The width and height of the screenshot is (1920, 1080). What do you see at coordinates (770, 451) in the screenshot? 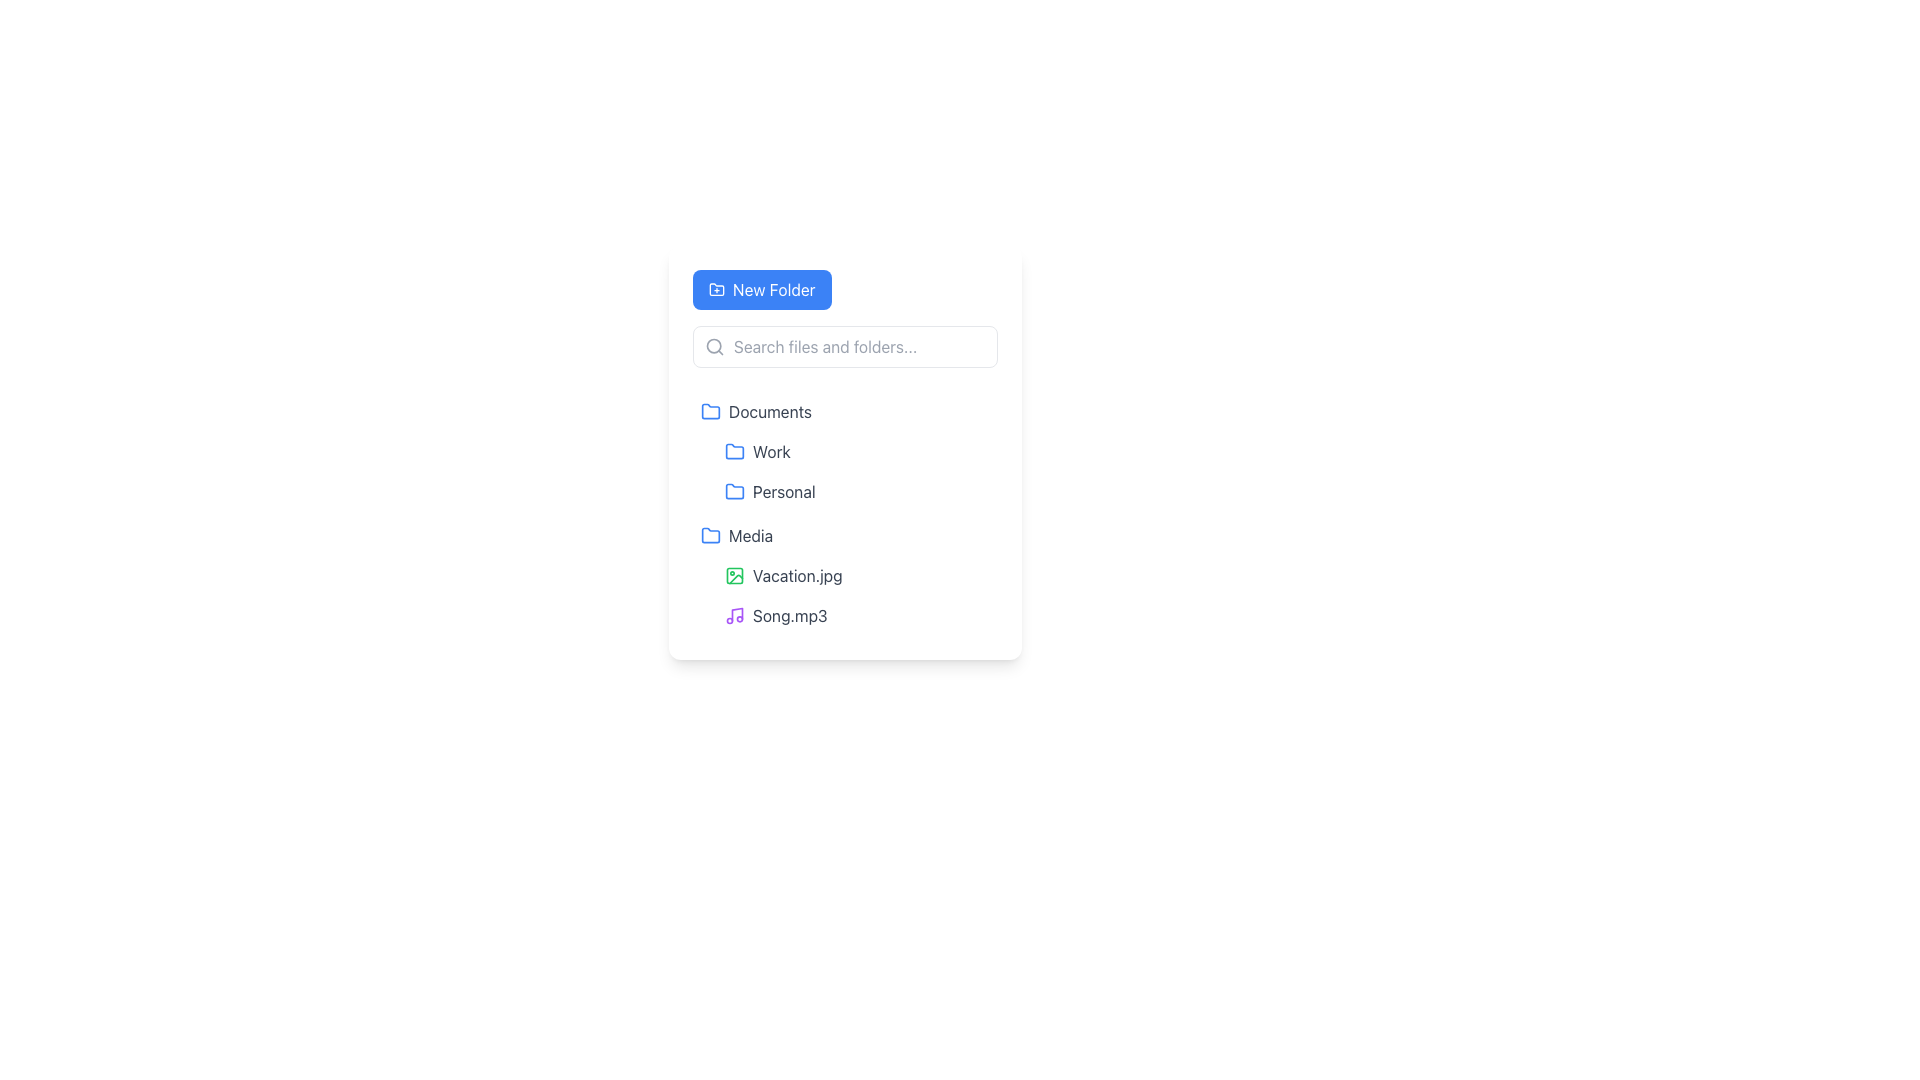
I see `text label that indicates the name of the 'Work' folder, which is located next to a blue folder icon in the second row of the folder list below the 'Documents' folder` at bounding box center [770, 451].